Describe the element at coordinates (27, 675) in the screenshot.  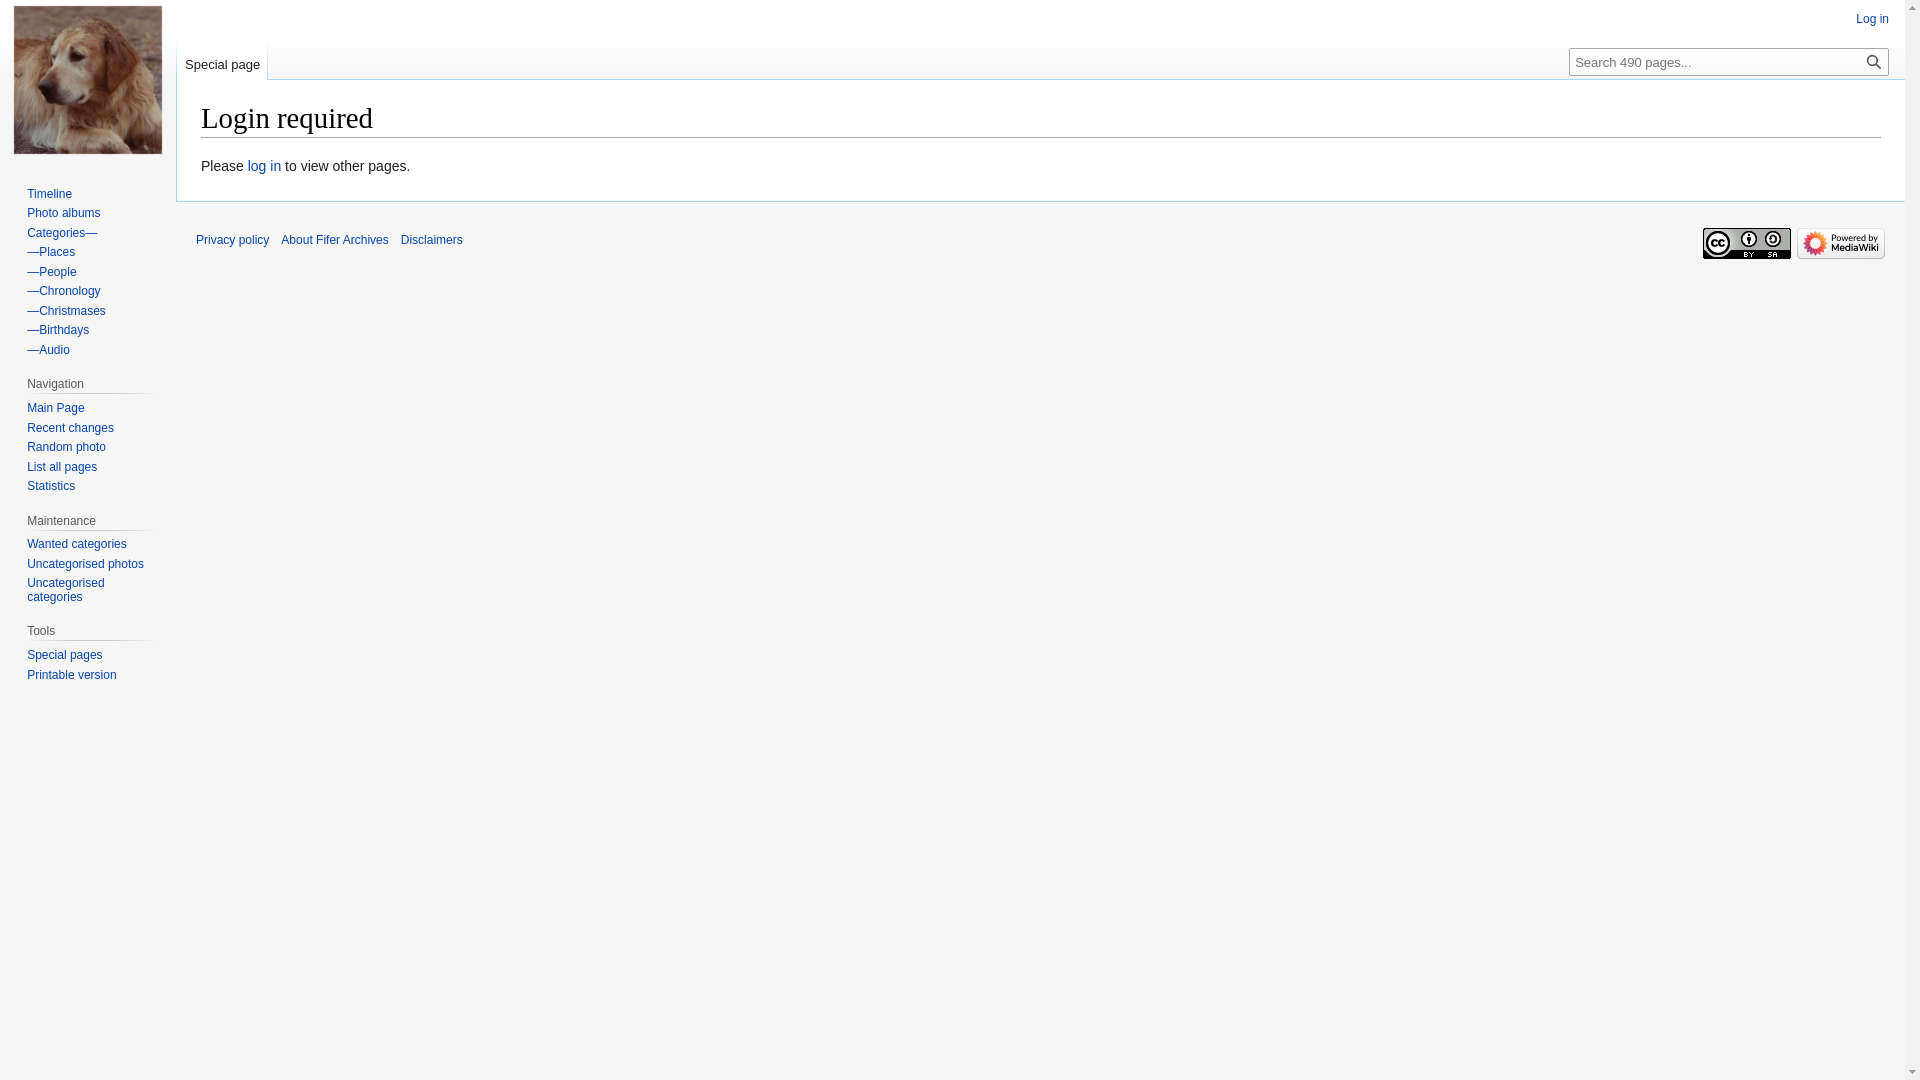
I see `'Printable version'` at that location.